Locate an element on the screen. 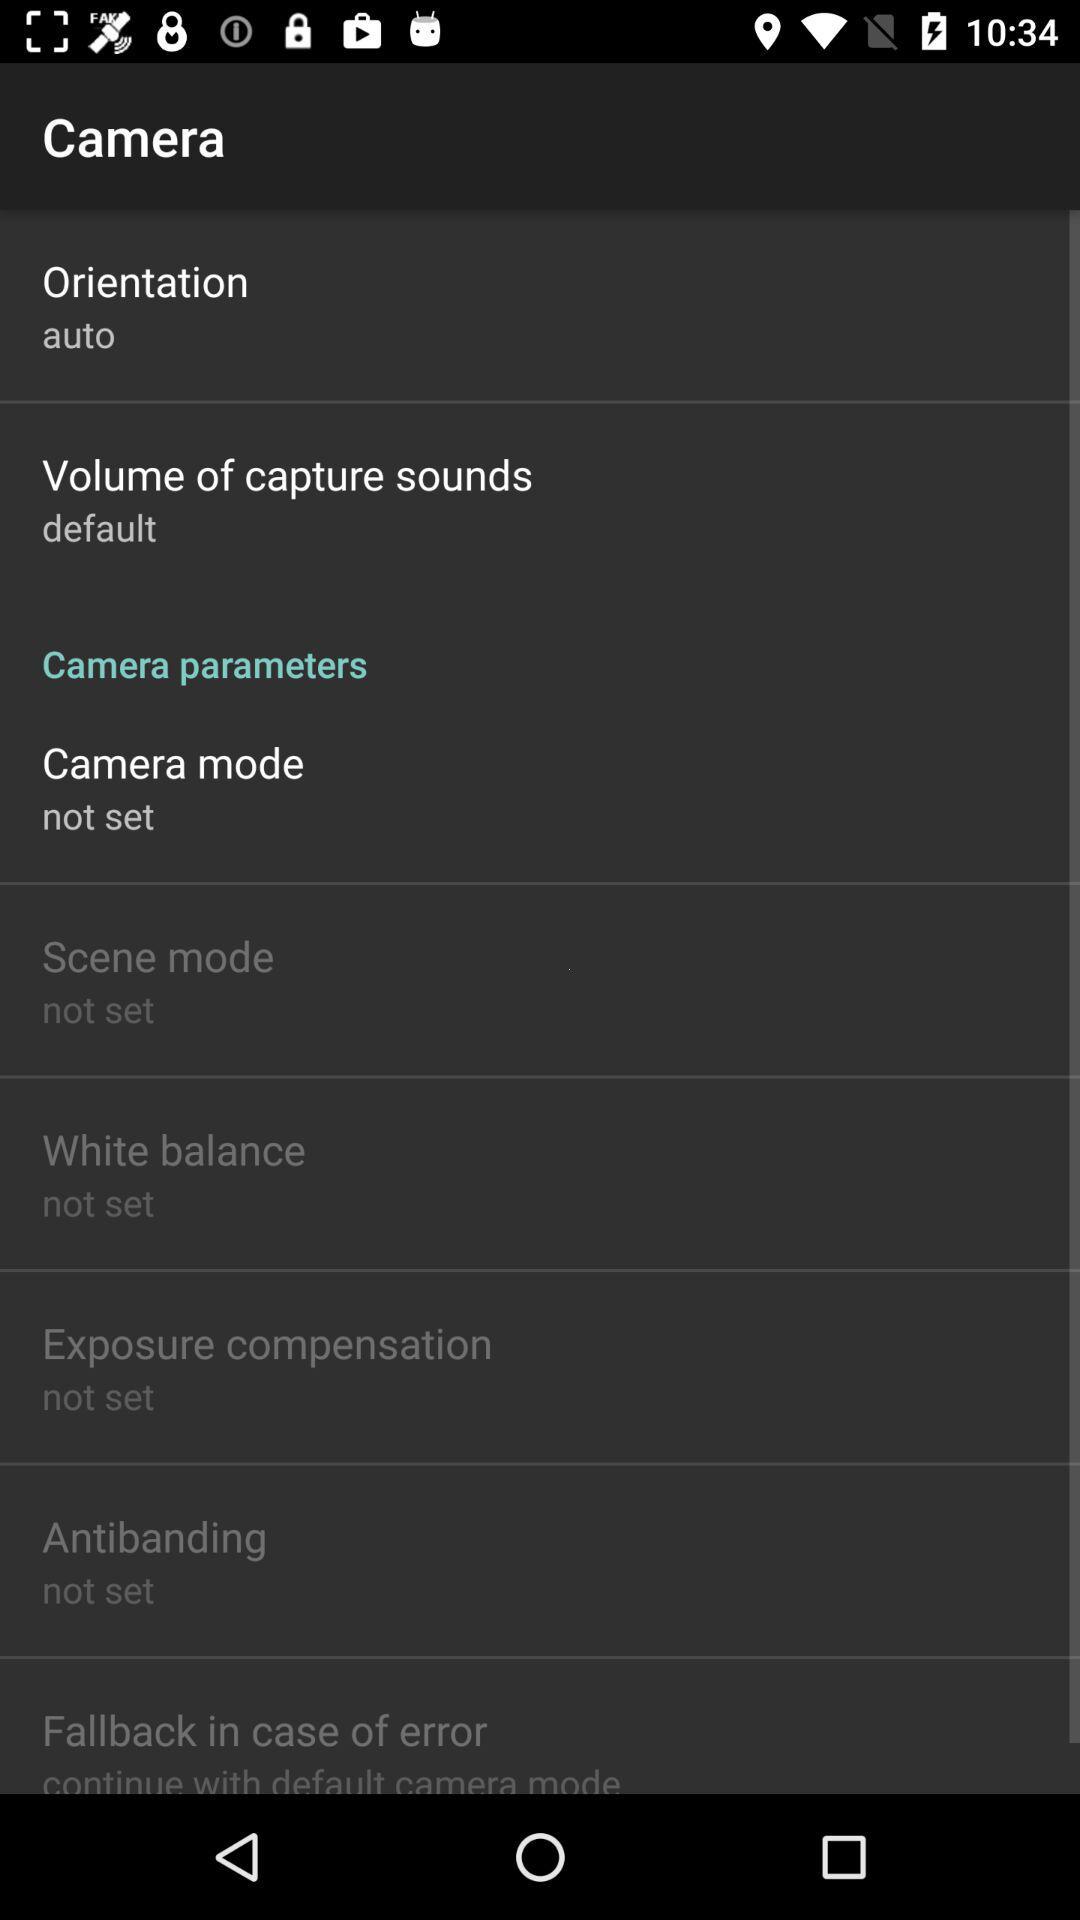 This screenshot has width=1080, height=1920. the icon below auto icon is located at coordinates (287, 473).